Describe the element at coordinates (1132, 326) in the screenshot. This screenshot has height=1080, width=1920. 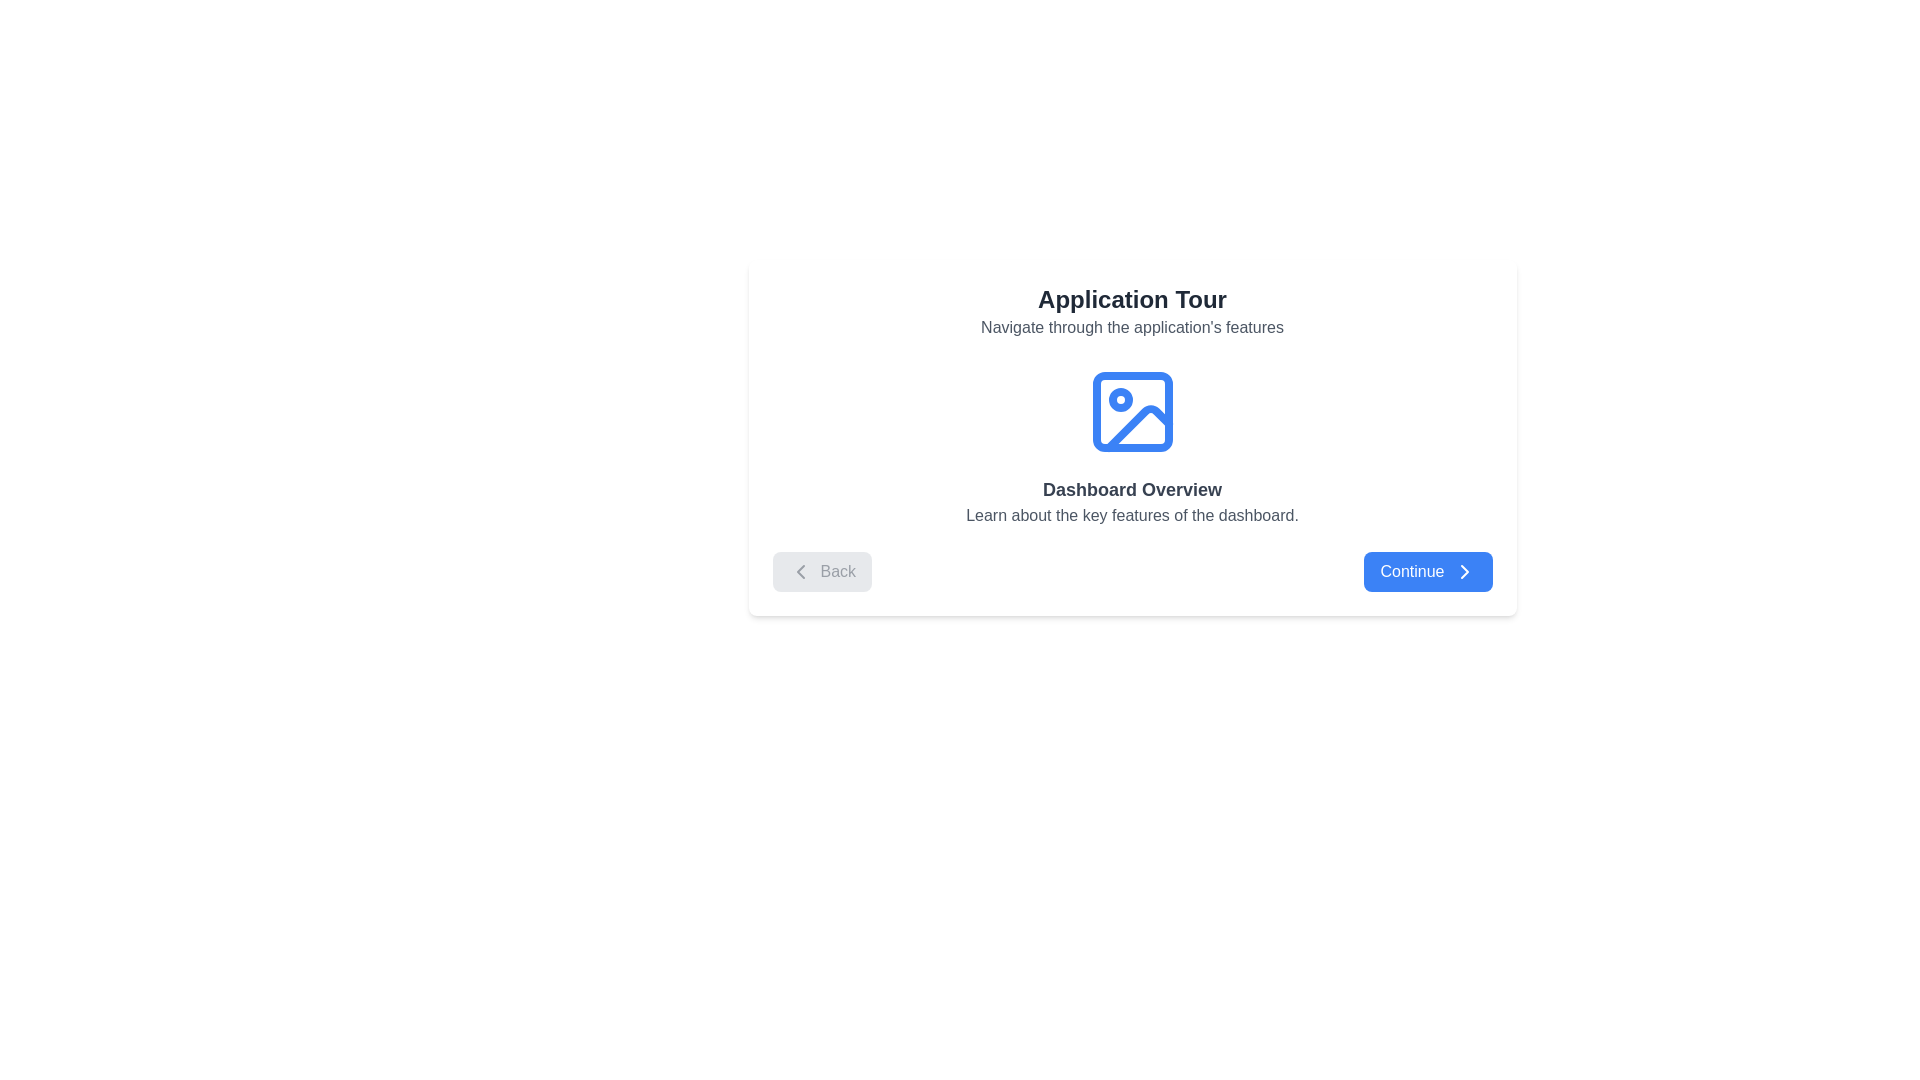
I see `the informational text element that provides supplementary information related to the headline 'Application Tour'` at that location.